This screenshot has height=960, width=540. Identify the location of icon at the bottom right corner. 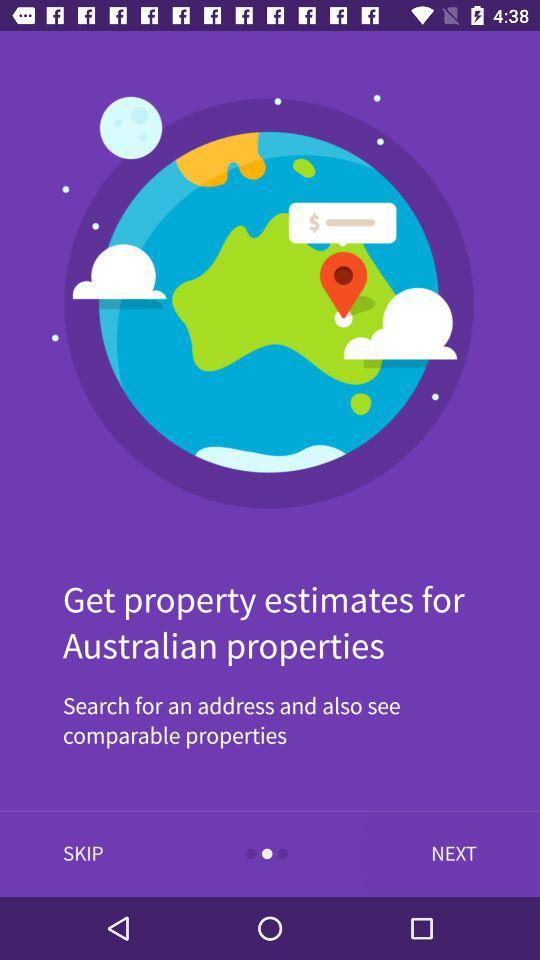
(449, 853).